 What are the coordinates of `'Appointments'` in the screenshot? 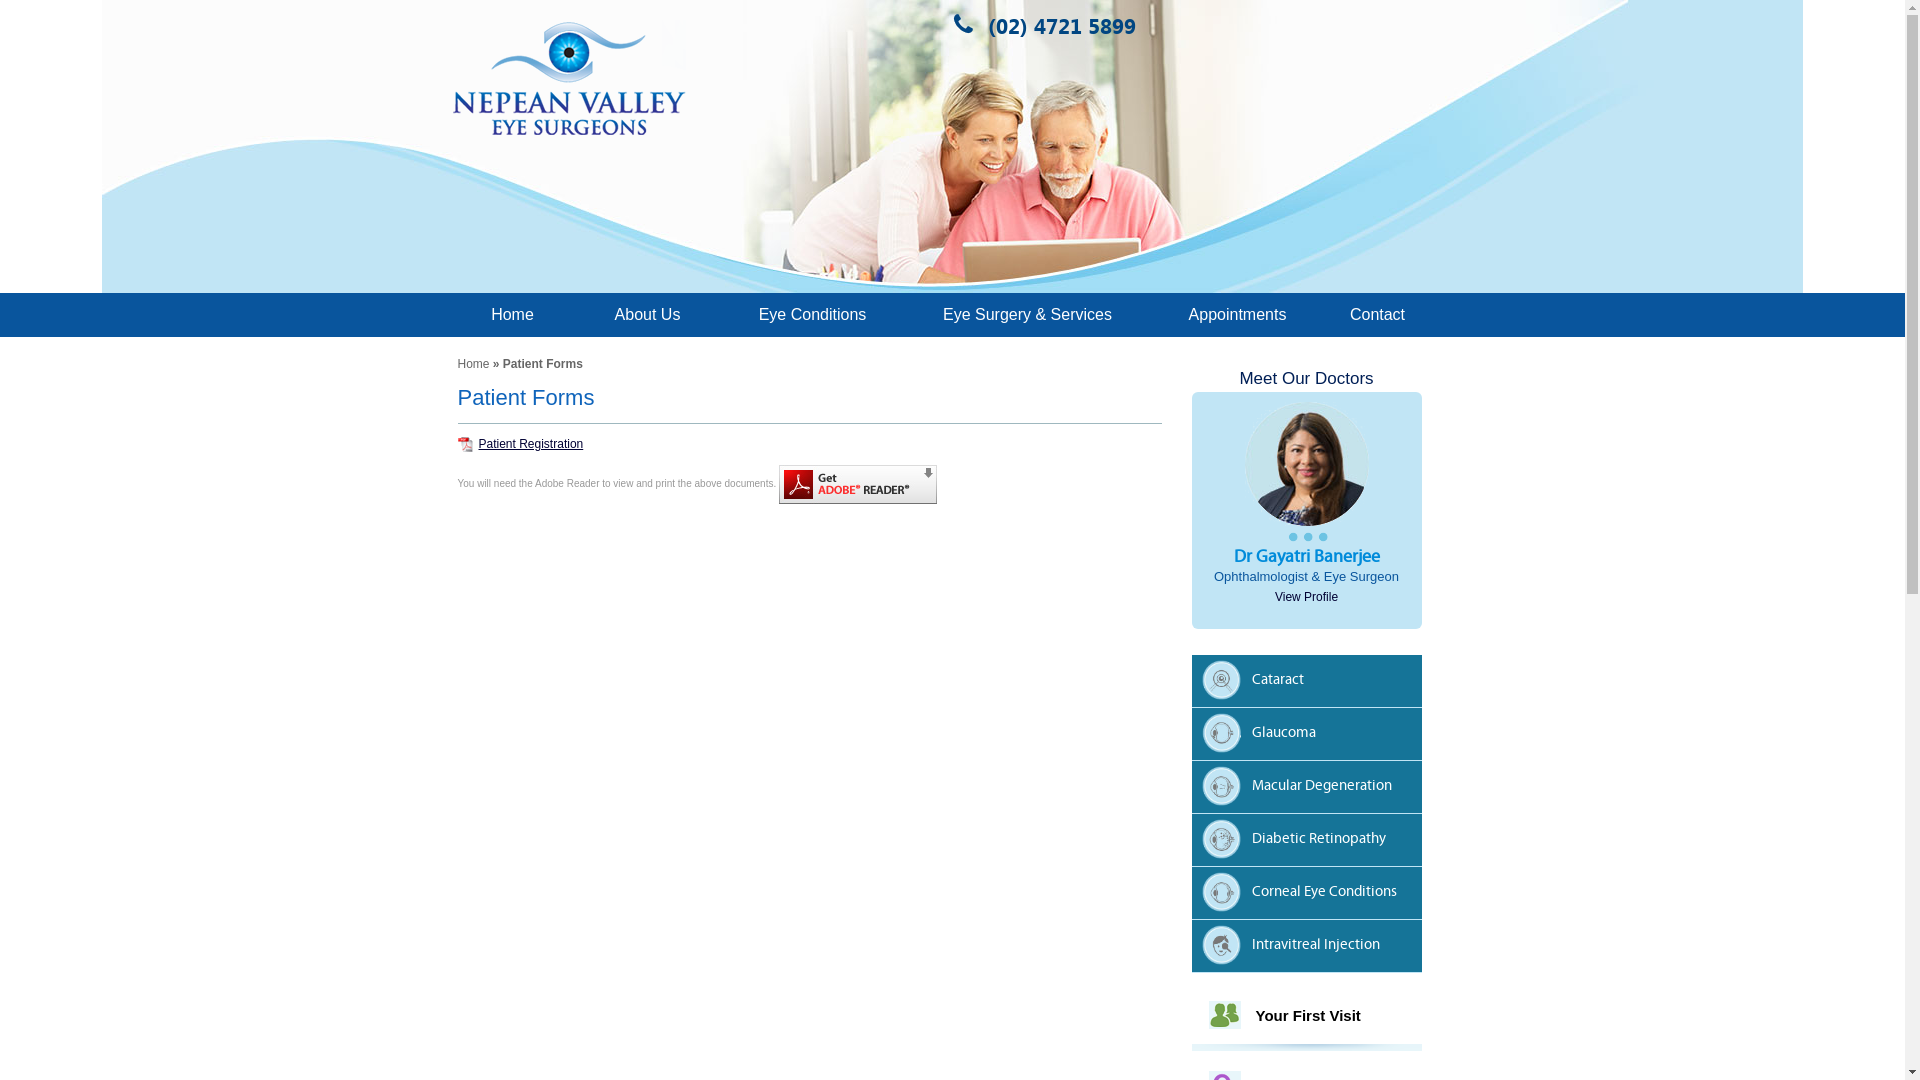 It's located at (1236, 314).